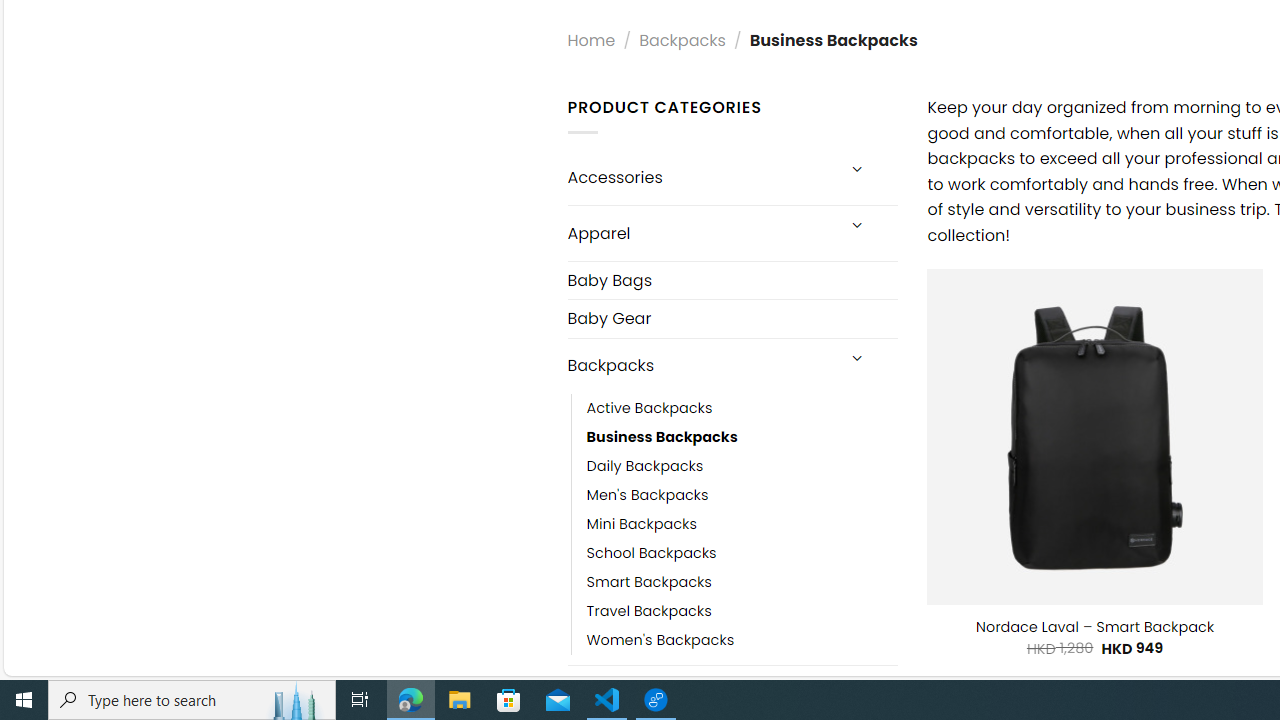  I want to click on 'Mini Backpacks', so click(641, 523).